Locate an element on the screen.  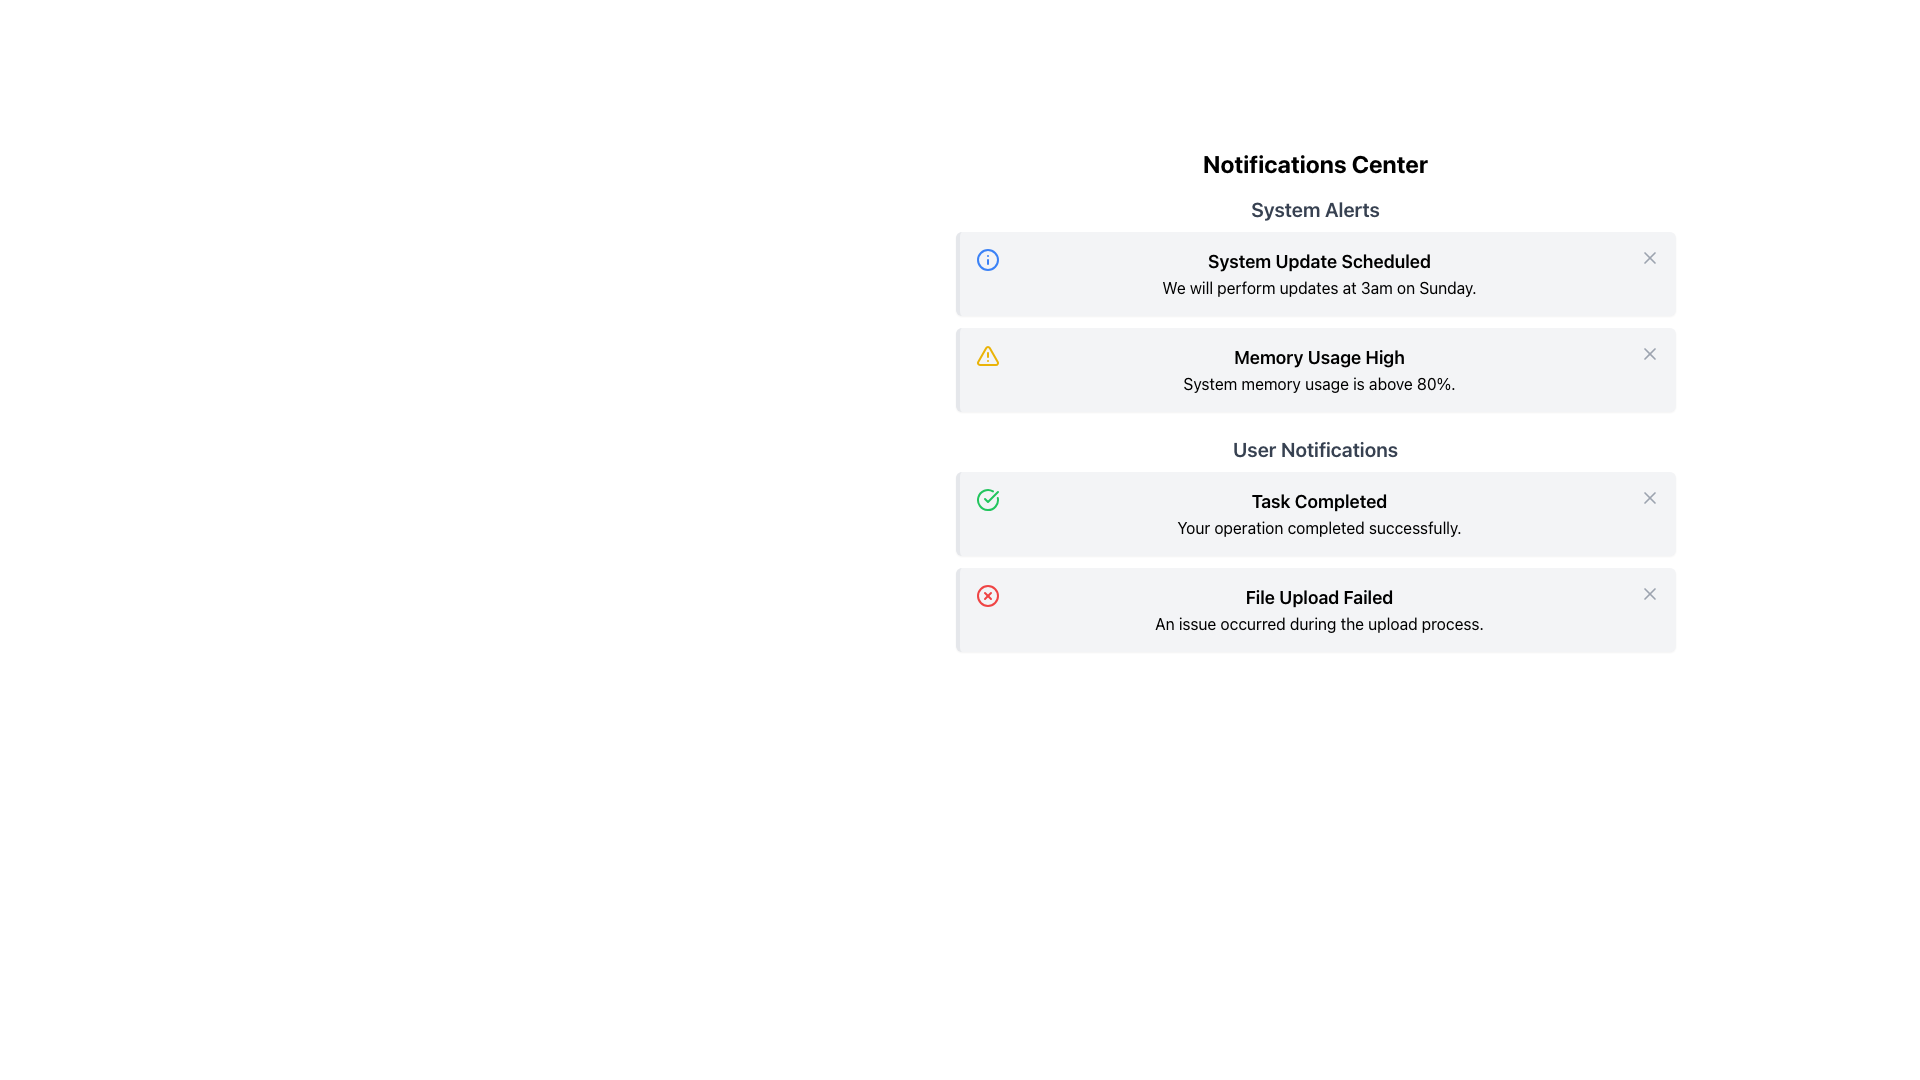
the yellow triangular warning icon with an exclamation mark located in the second notification card titled 'Memory Usage High' is located at coordinates (987, 354).